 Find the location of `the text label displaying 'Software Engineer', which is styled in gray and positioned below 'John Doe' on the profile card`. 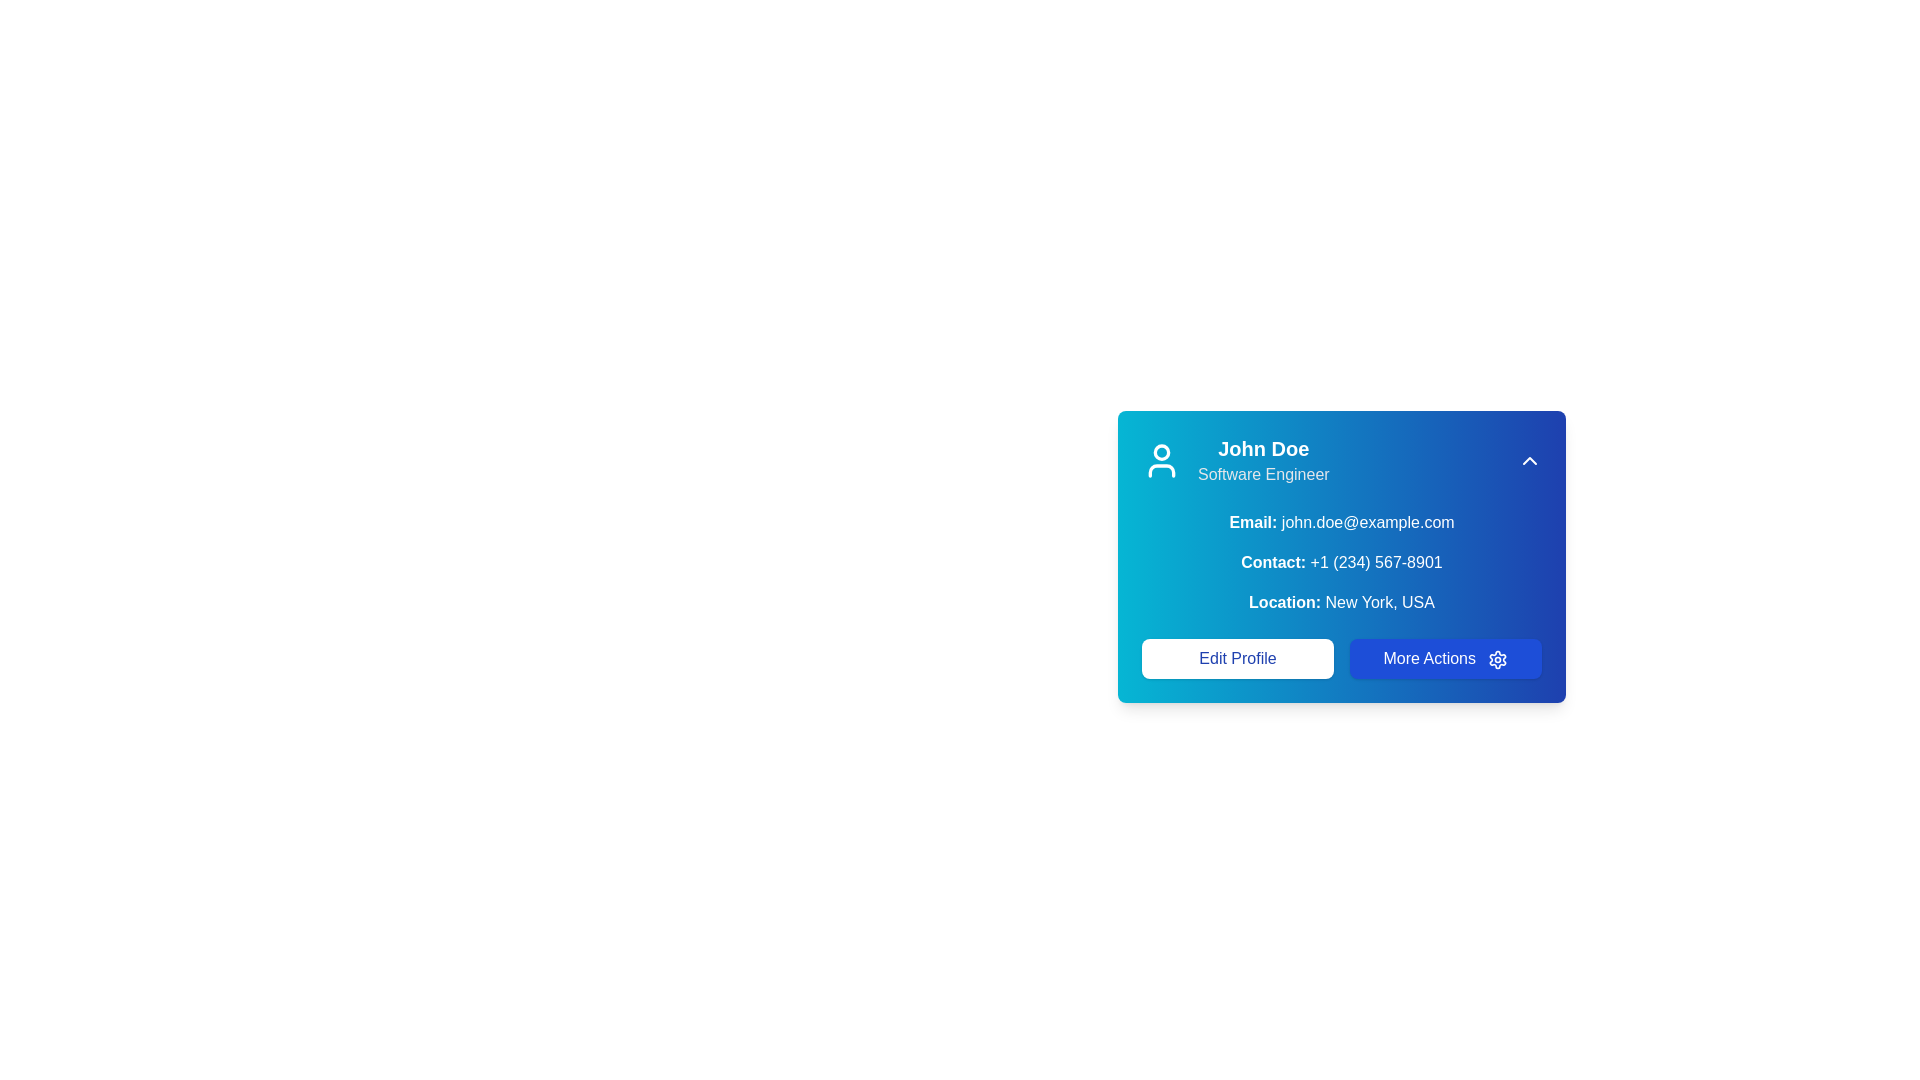

the text label displaying 'Software Engineer', which is styled in gray and positioned below 'John Doe' on the profile card is located at coordinates (1262, 474).